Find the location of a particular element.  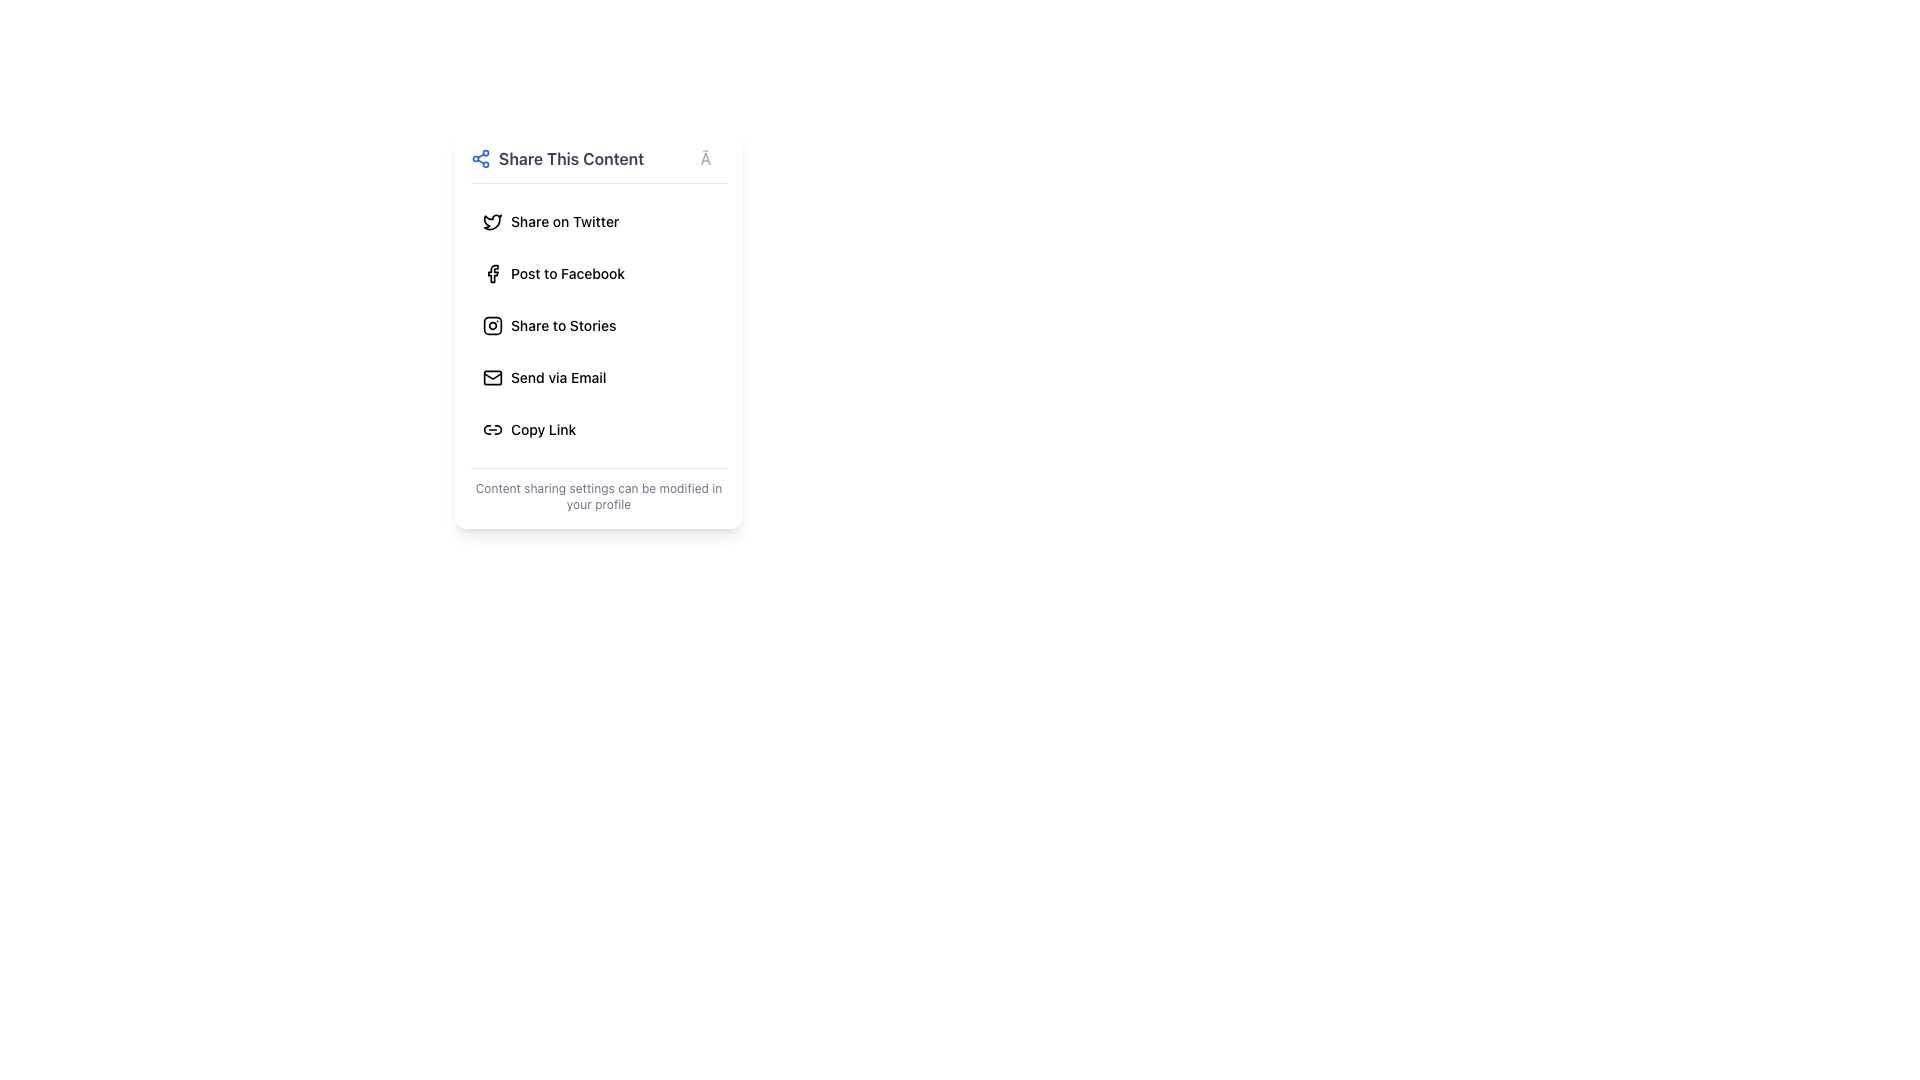

the small, stylized 'F' icon representing Facebook, which is the second item in a vertical list of sharing options within a popup menu, to share content on Facebook is located at coordinates (493, 273).